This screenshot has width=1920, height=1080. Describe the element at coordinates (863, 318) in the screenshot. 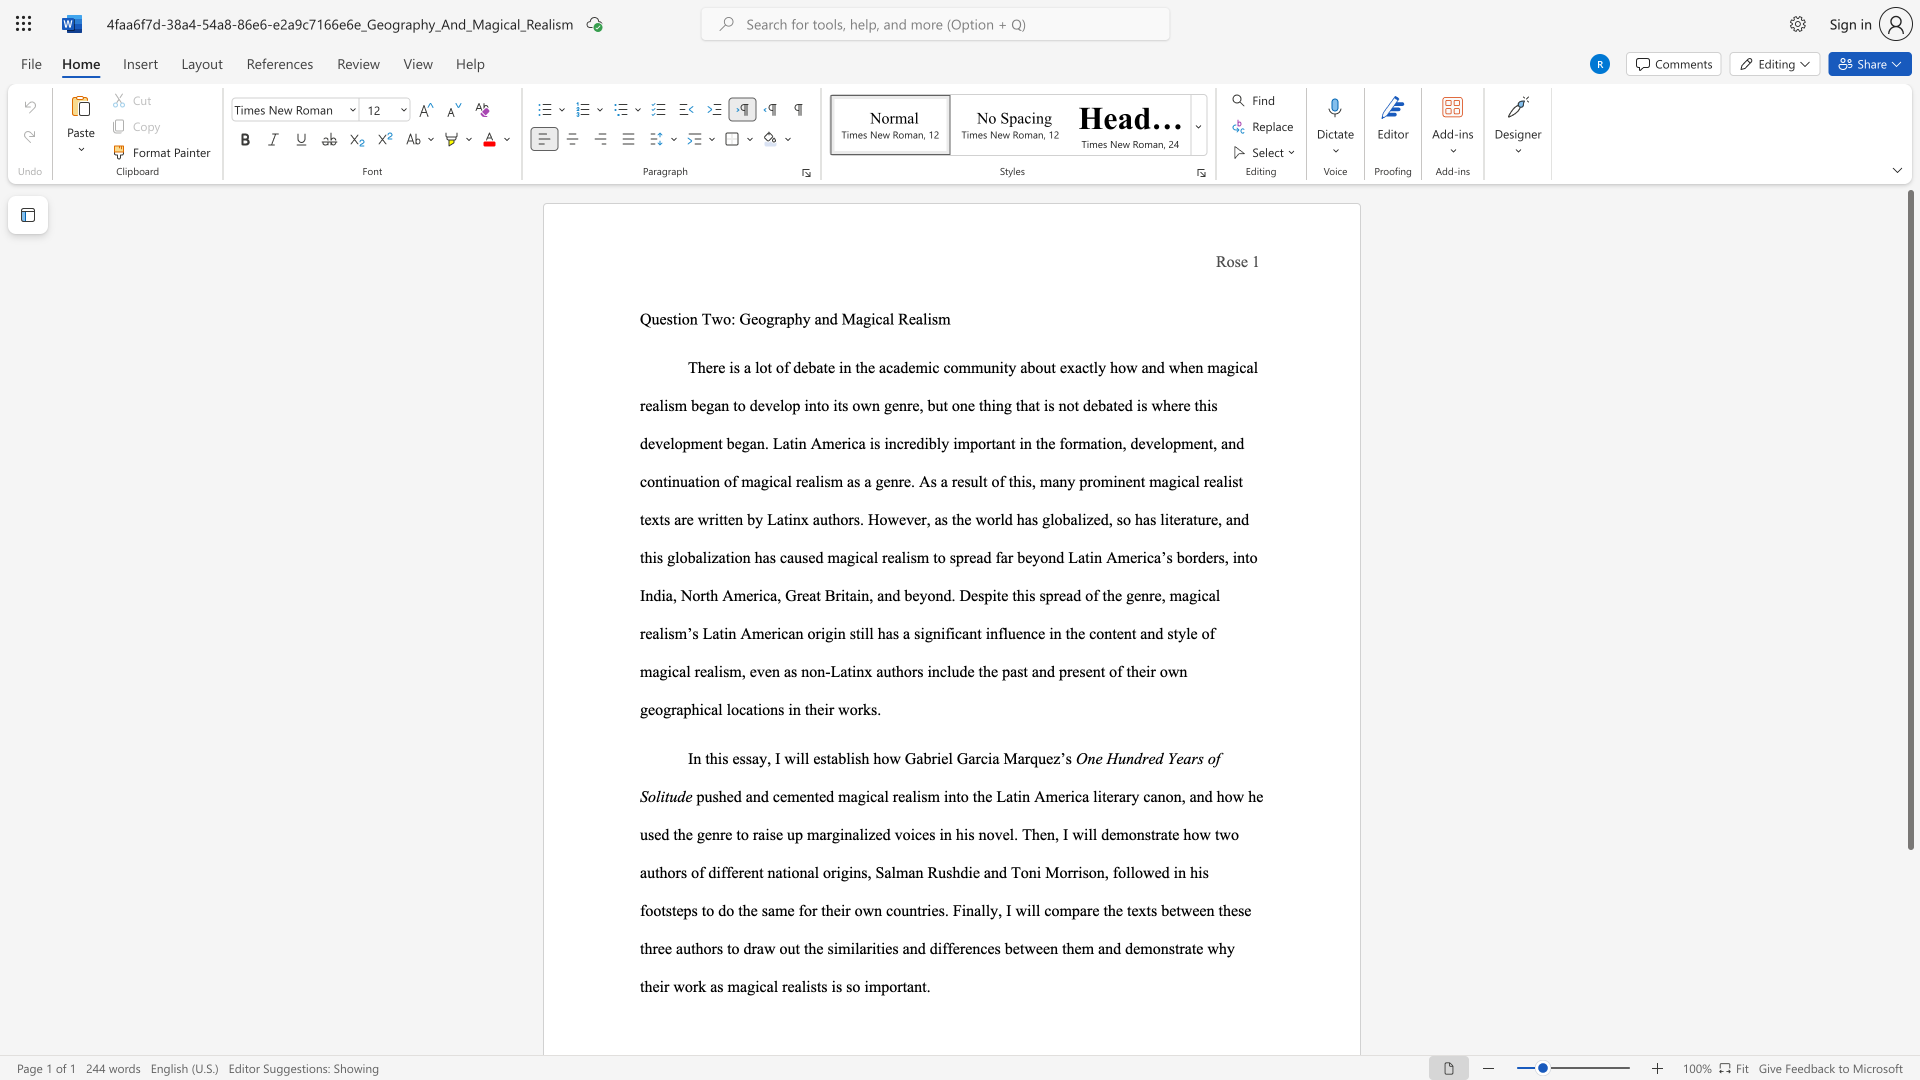

I see `the subset text "gical Realis" within the text "Question Two: Geography and Magical Realism"` at that location.